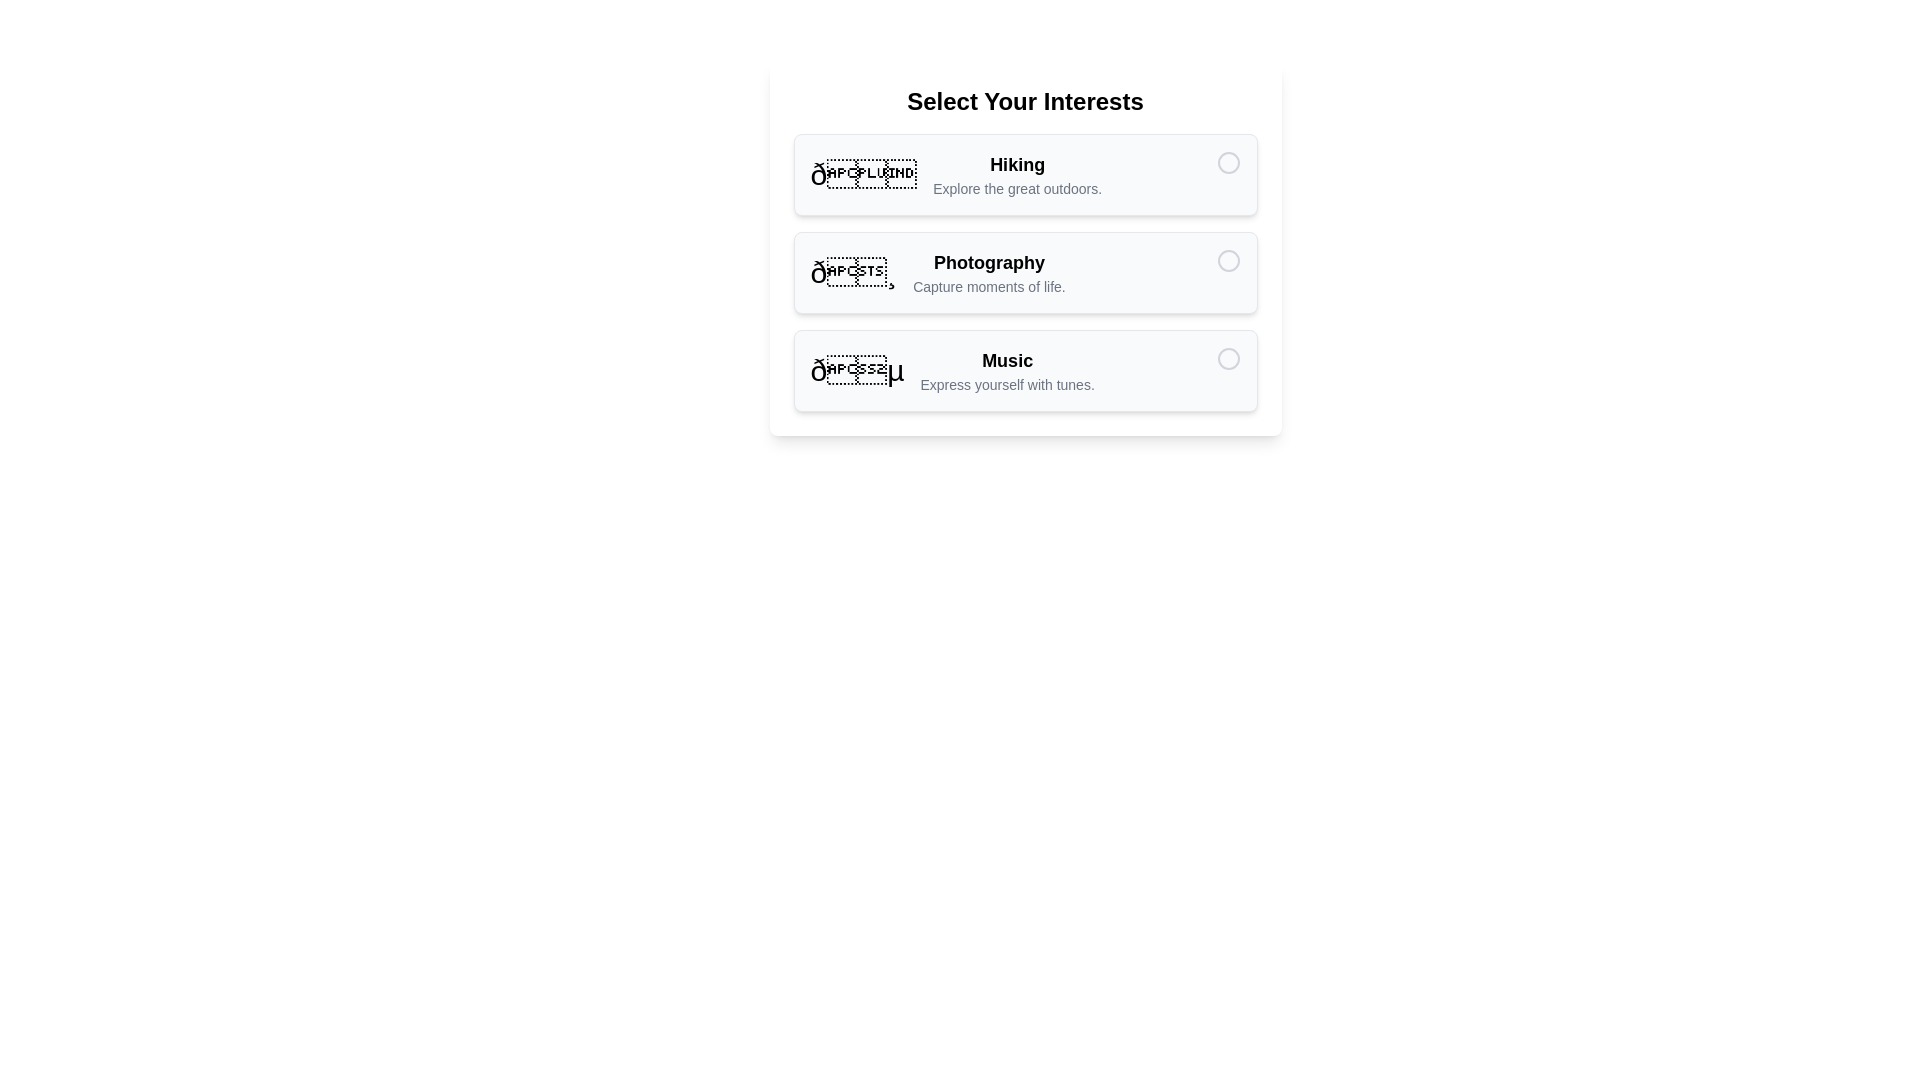 The image size is (1920, 1080). I want to click on the item labeled Photography, so click(1025, 273).